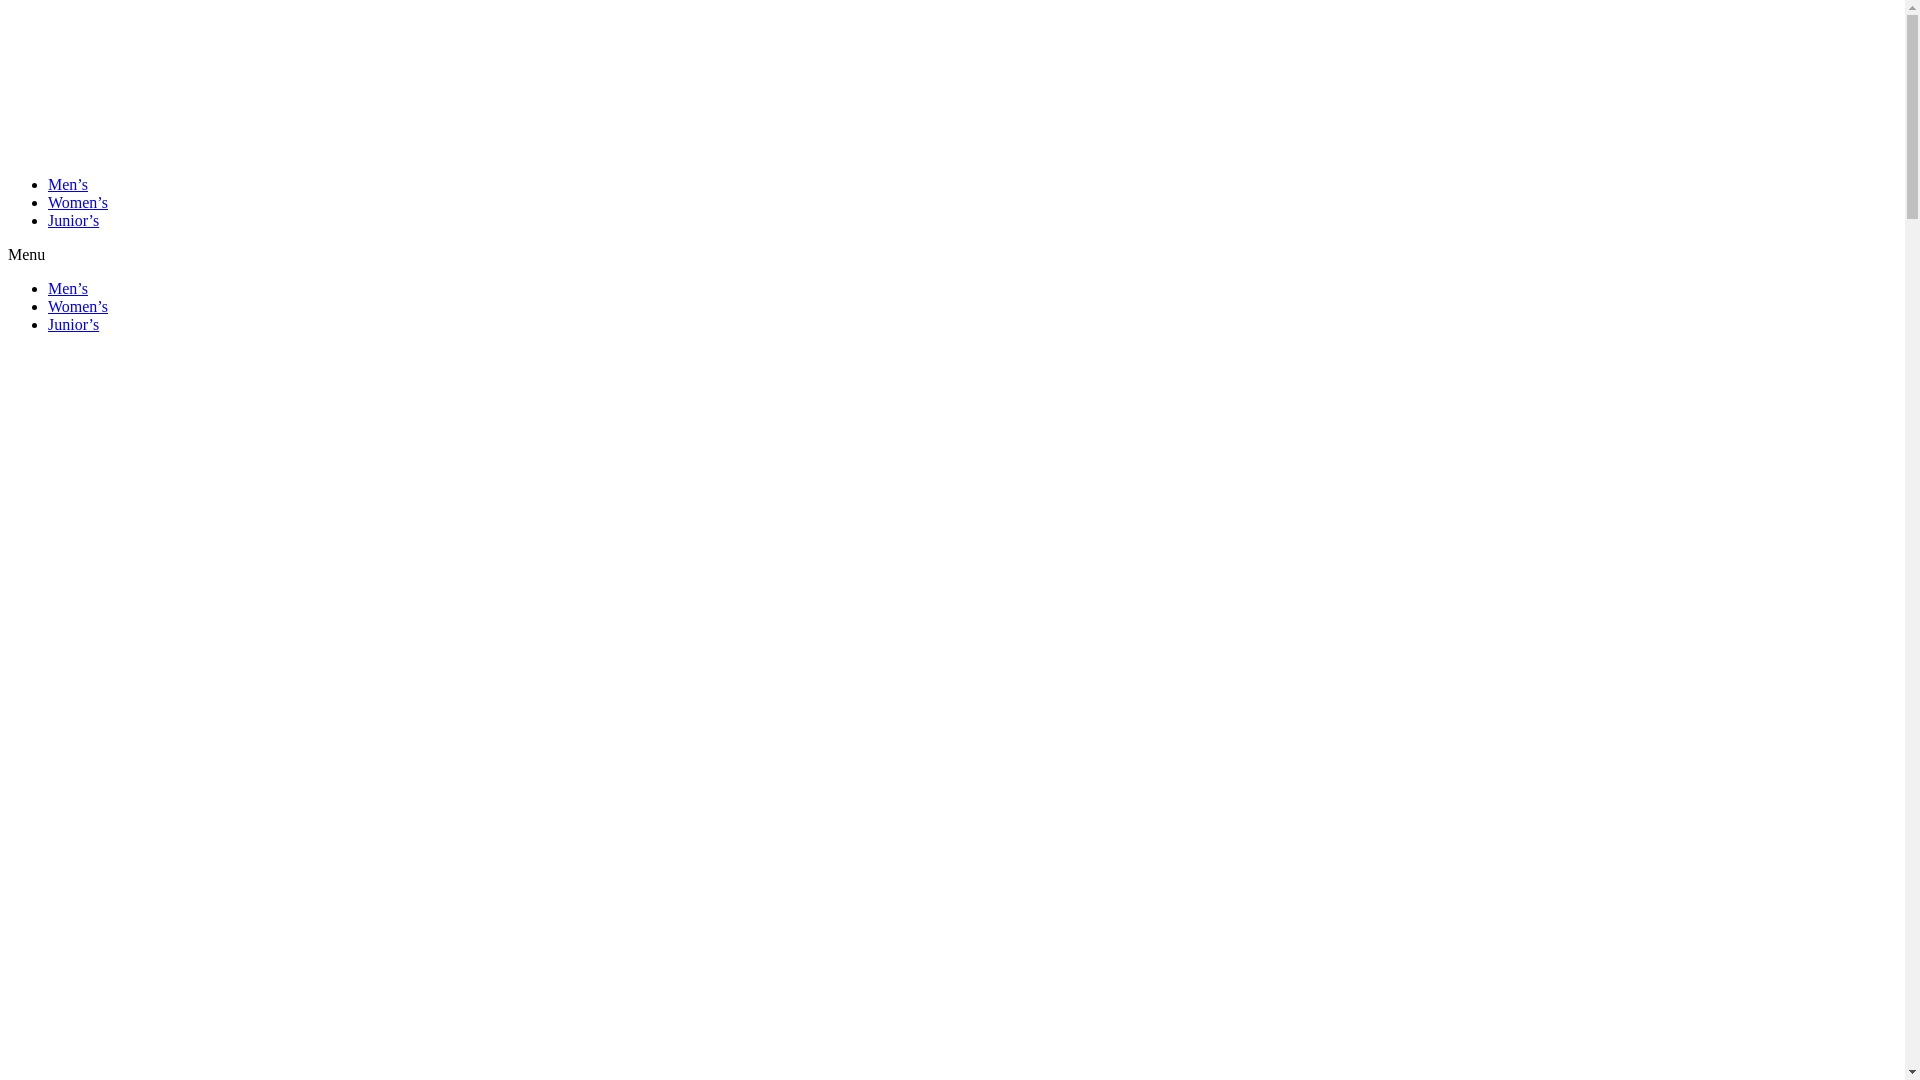  I want to click on 'Skip to content', so click(8, 8).